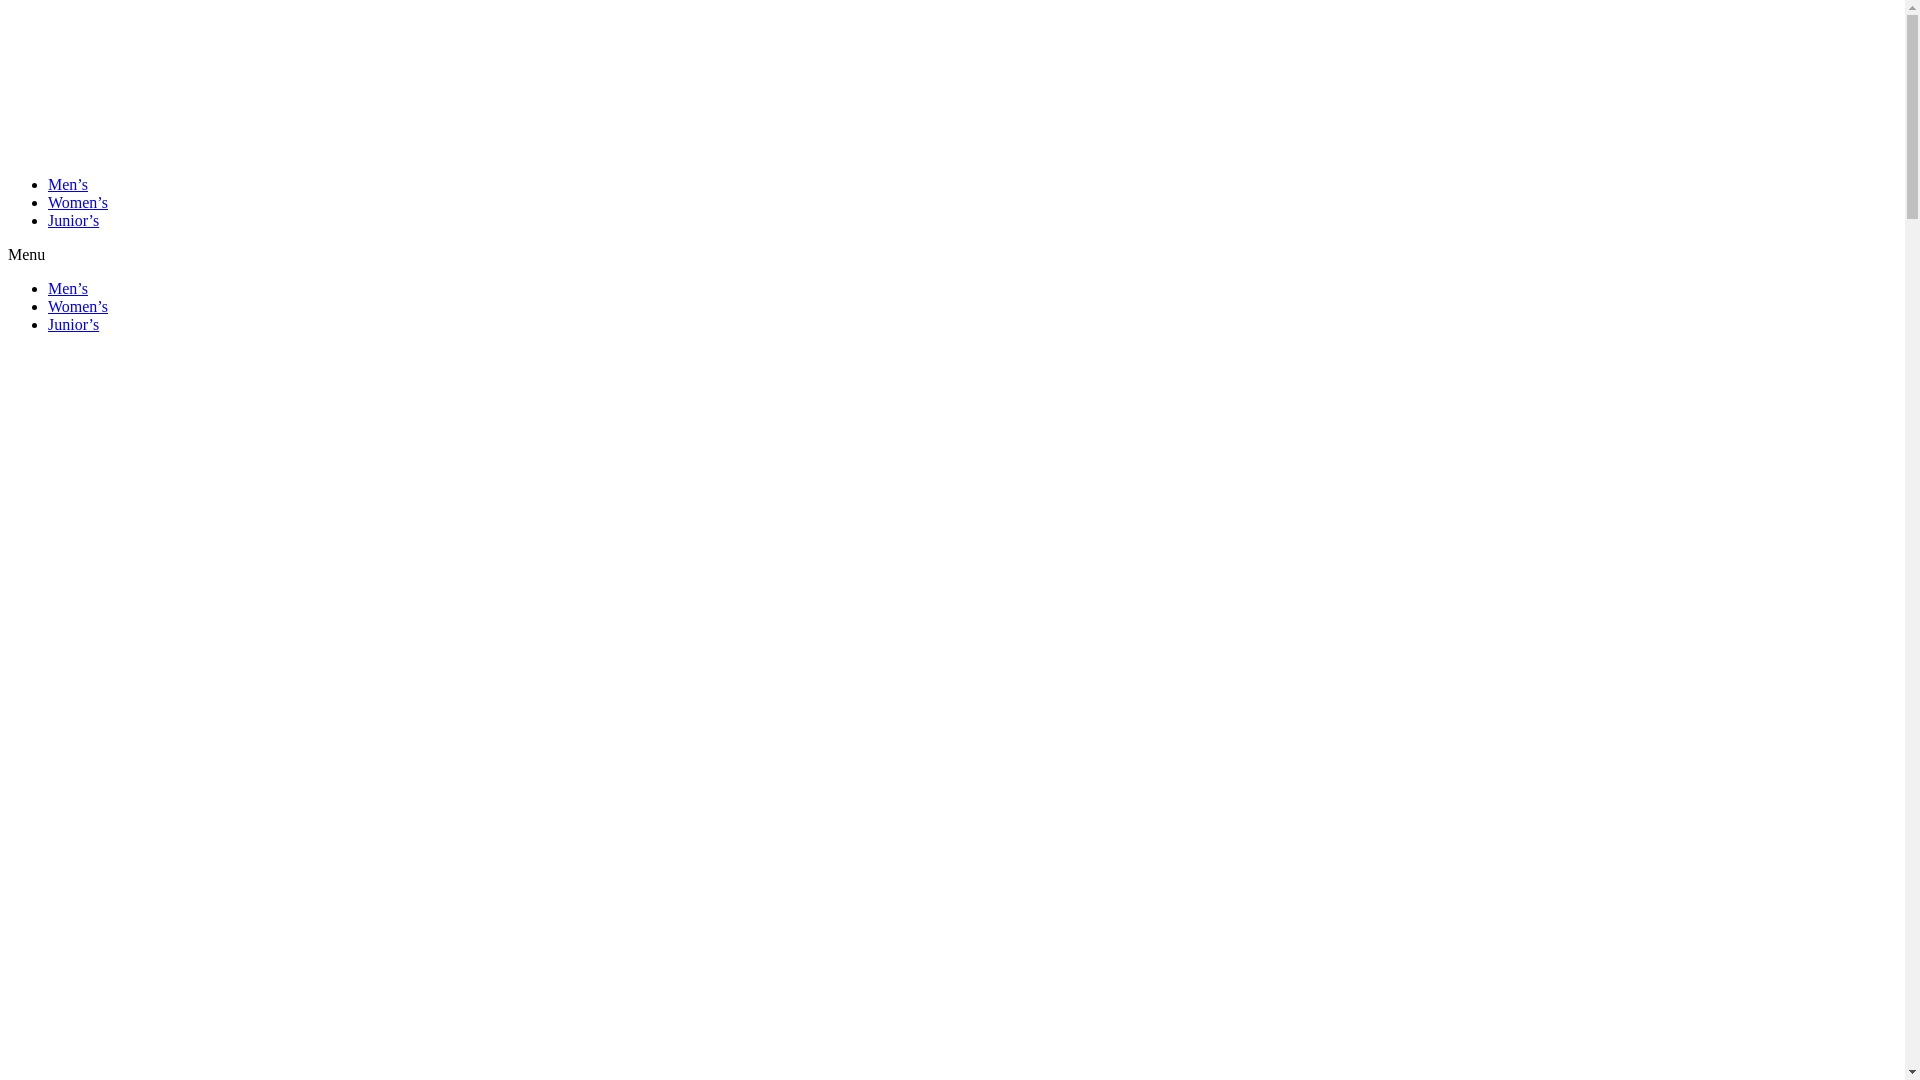  I want to click on 'Skip to content', so click(8, 8).